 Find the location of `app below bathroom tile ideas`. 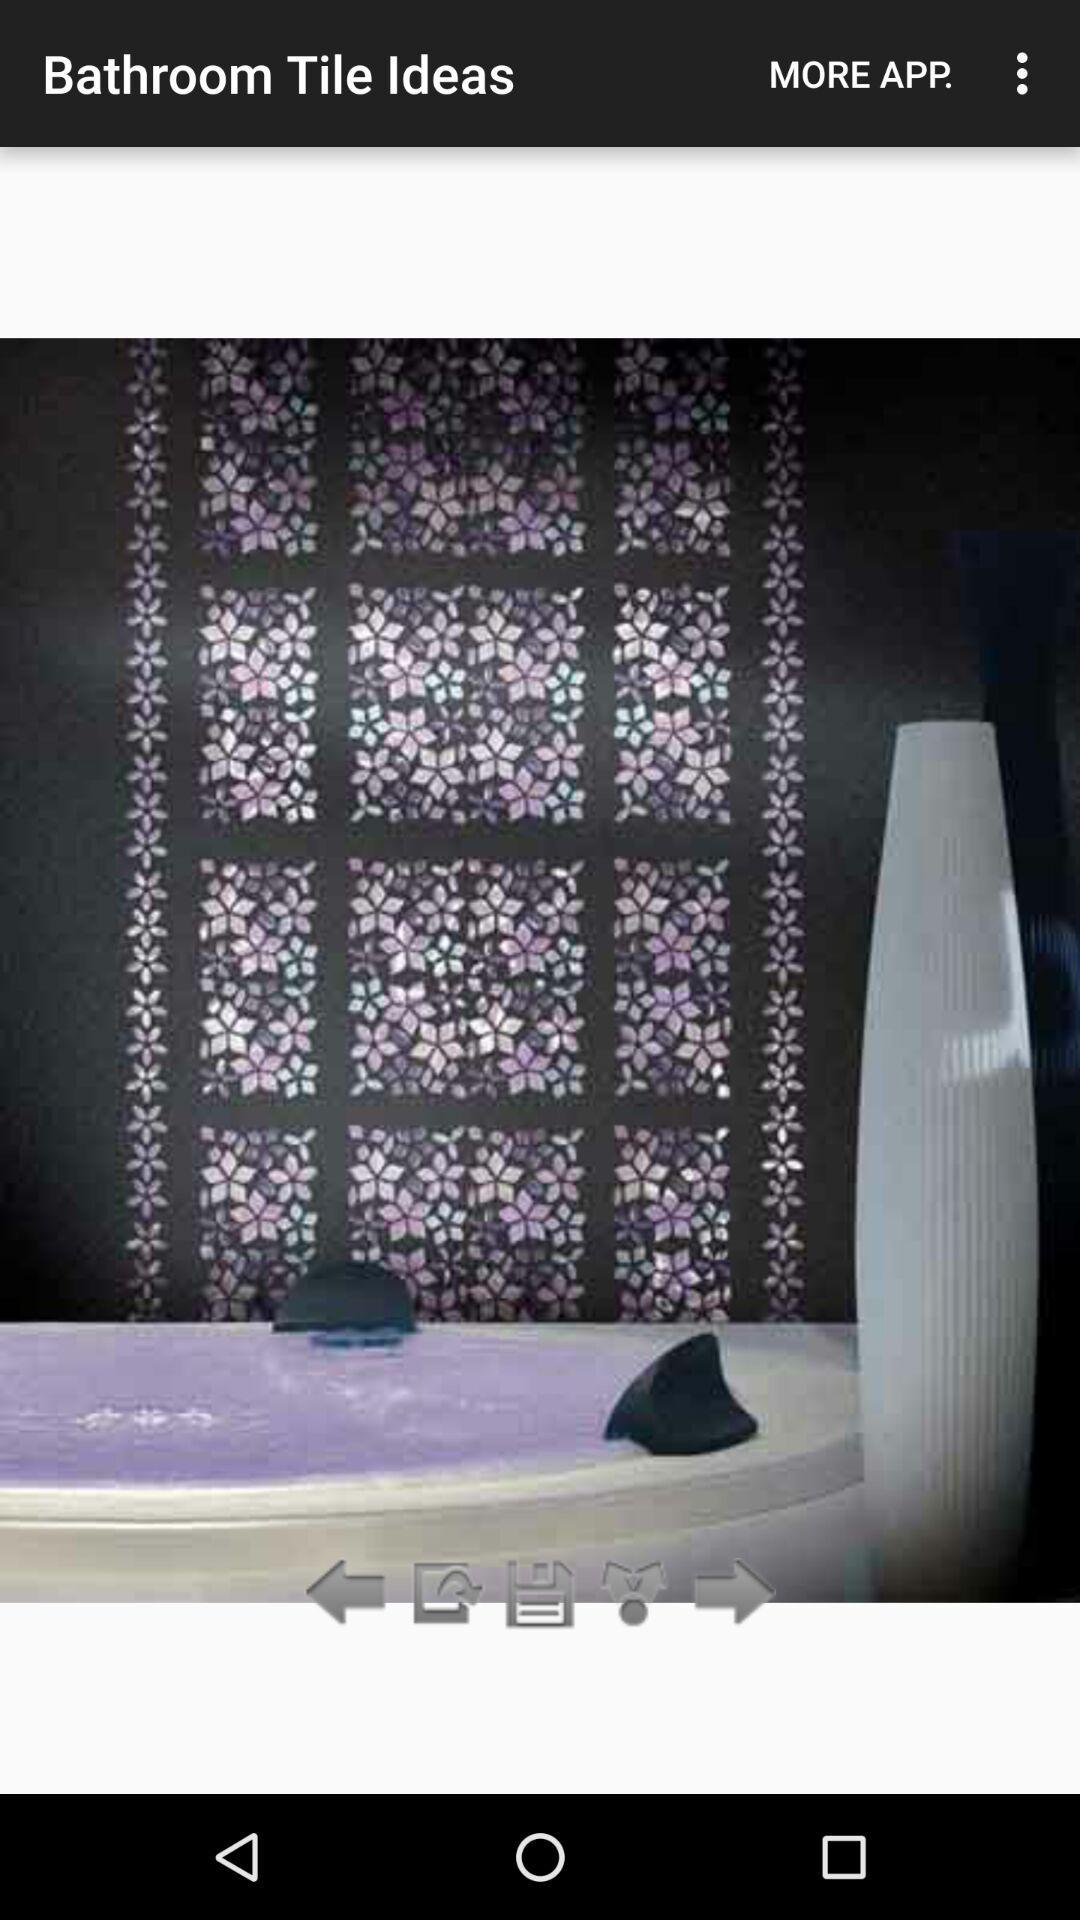

app below bathroom tile ideas is located at coordinates (444, 1593).